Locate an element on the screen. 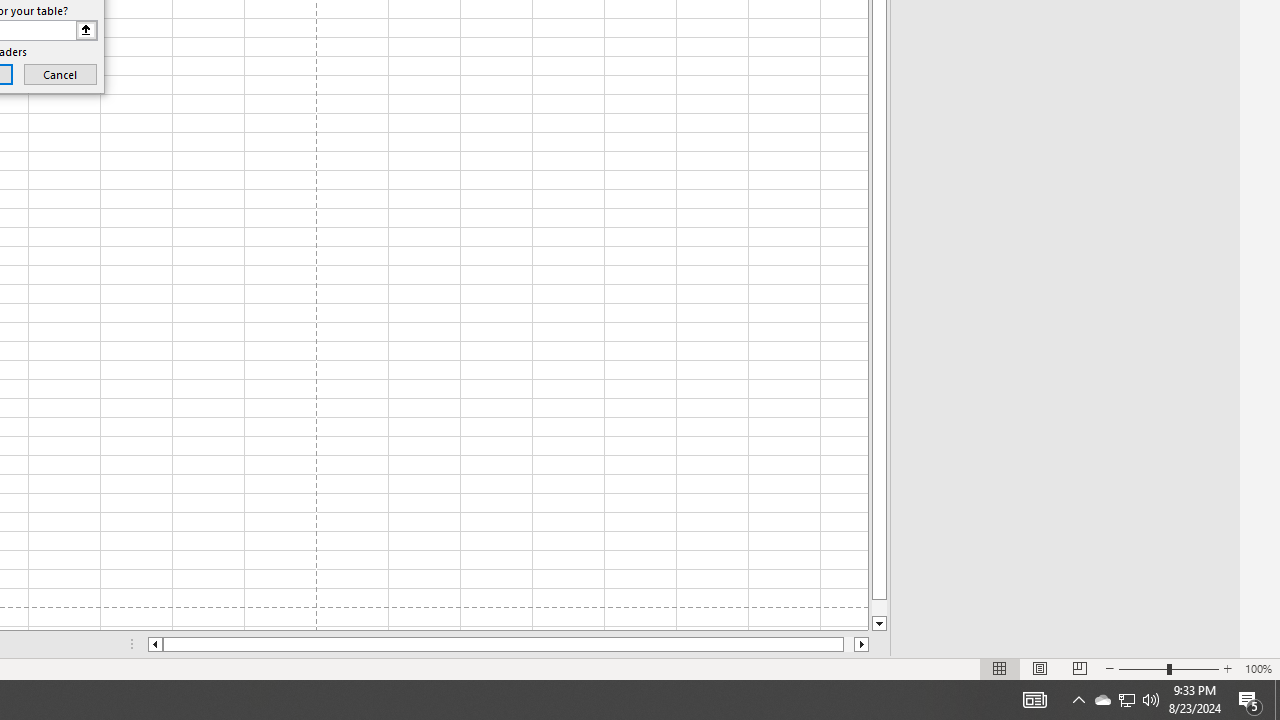  'Page right' is located at coordinates (848, 644).